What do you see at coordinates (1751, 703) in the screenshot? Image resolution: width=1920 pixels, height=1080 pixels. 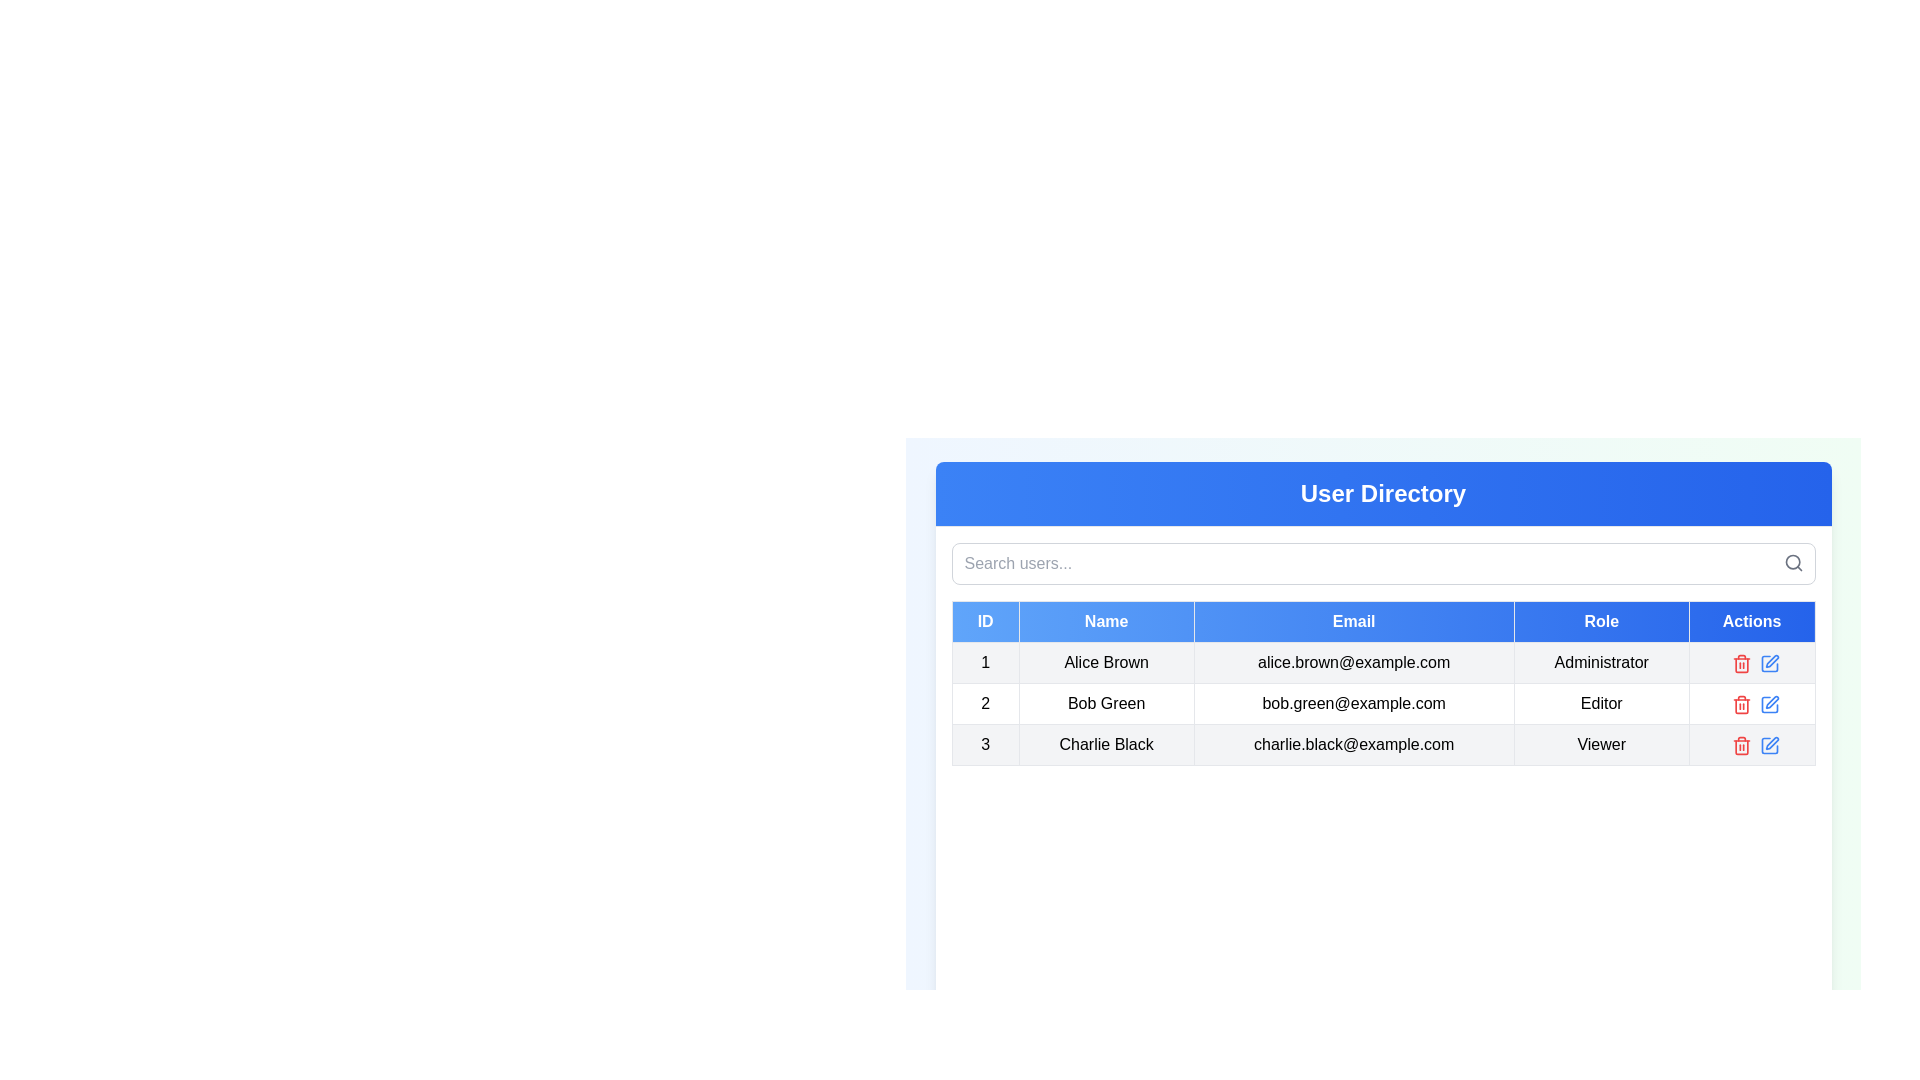 I see `the blank section in the 'Actions' column for user 'Bob Green', which is located right-aligned next to the delete and edit icons` at bounding box center [1751, 703].